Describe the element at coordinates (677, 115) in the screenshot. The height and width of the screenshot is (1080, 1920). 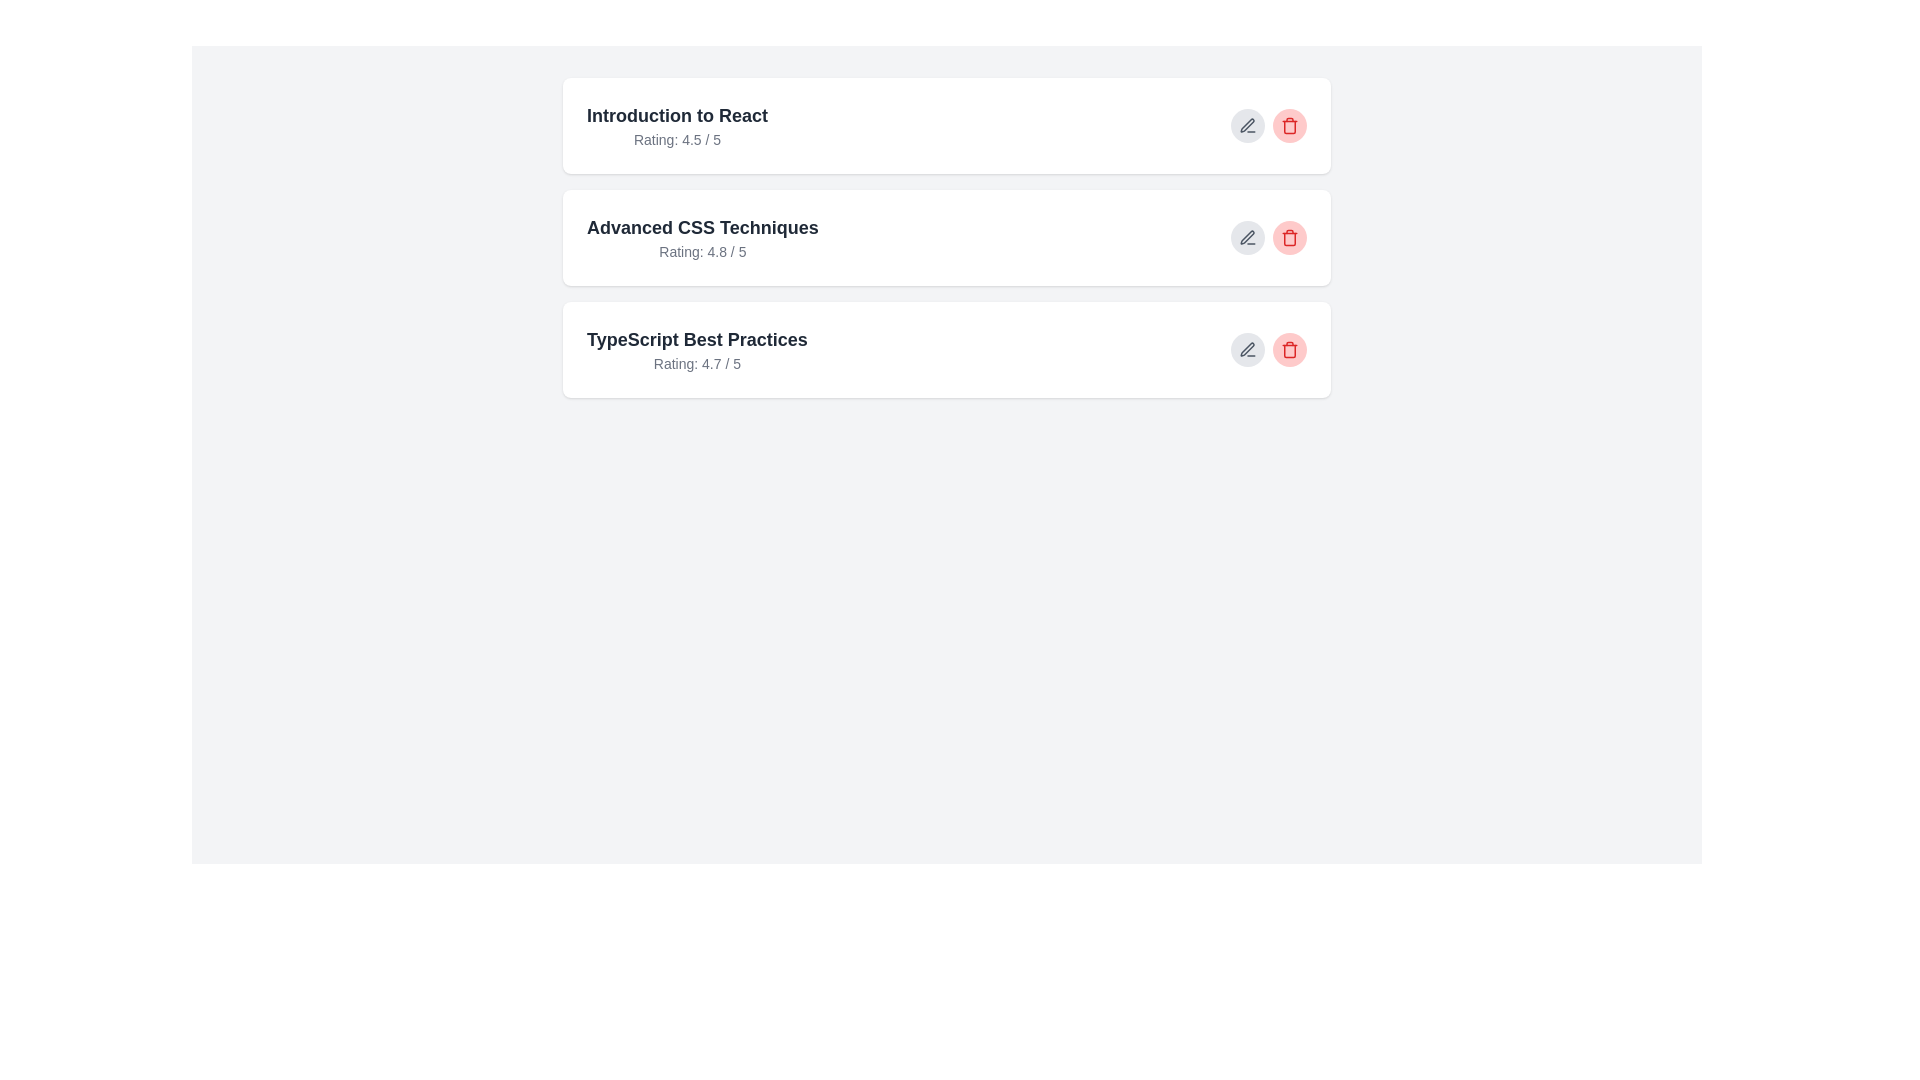
I see `the title text label of the first card, which is positioned above the rating text 'Rating: 4.5 / 5' and centered within the card's width` at that location.